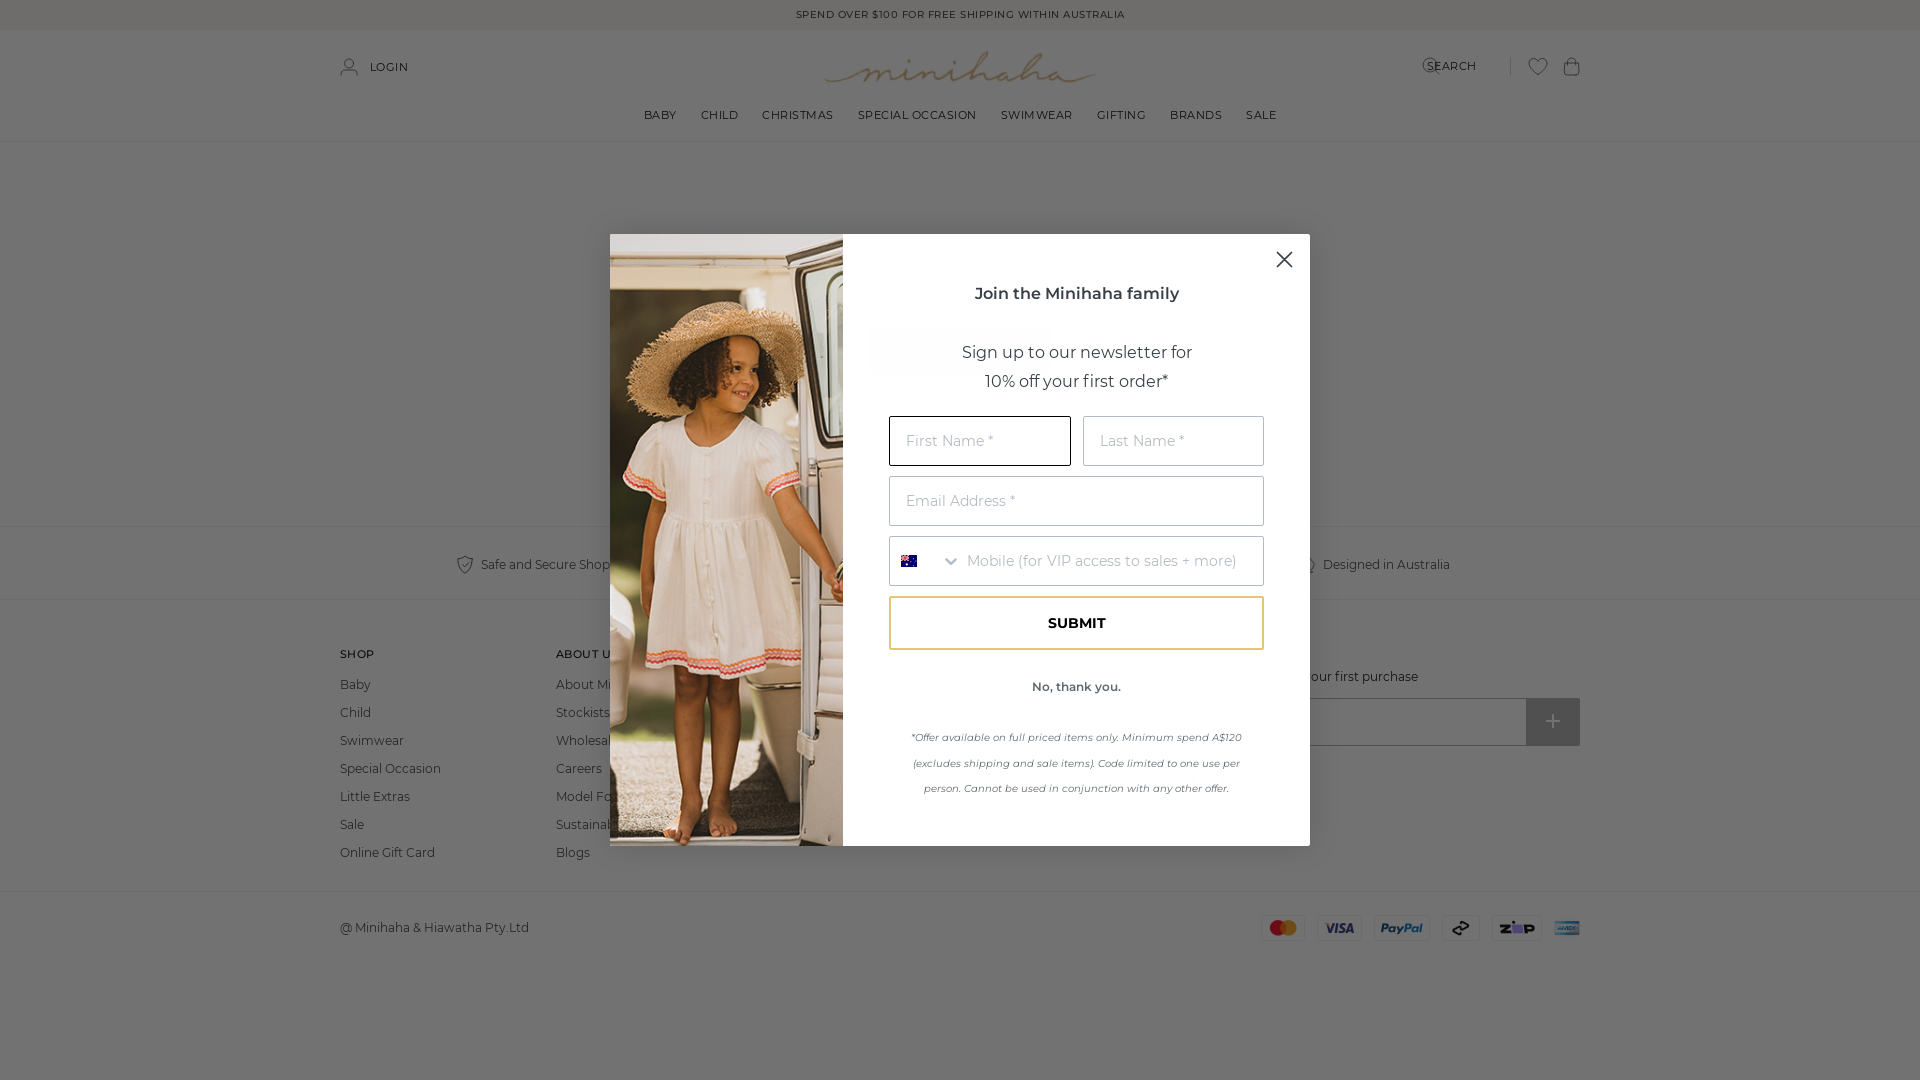  What do you see at coordinates (916, 111) in the screenshot?
I see `'SPECIAL OCCASION'` at bounding box center [916, 111].